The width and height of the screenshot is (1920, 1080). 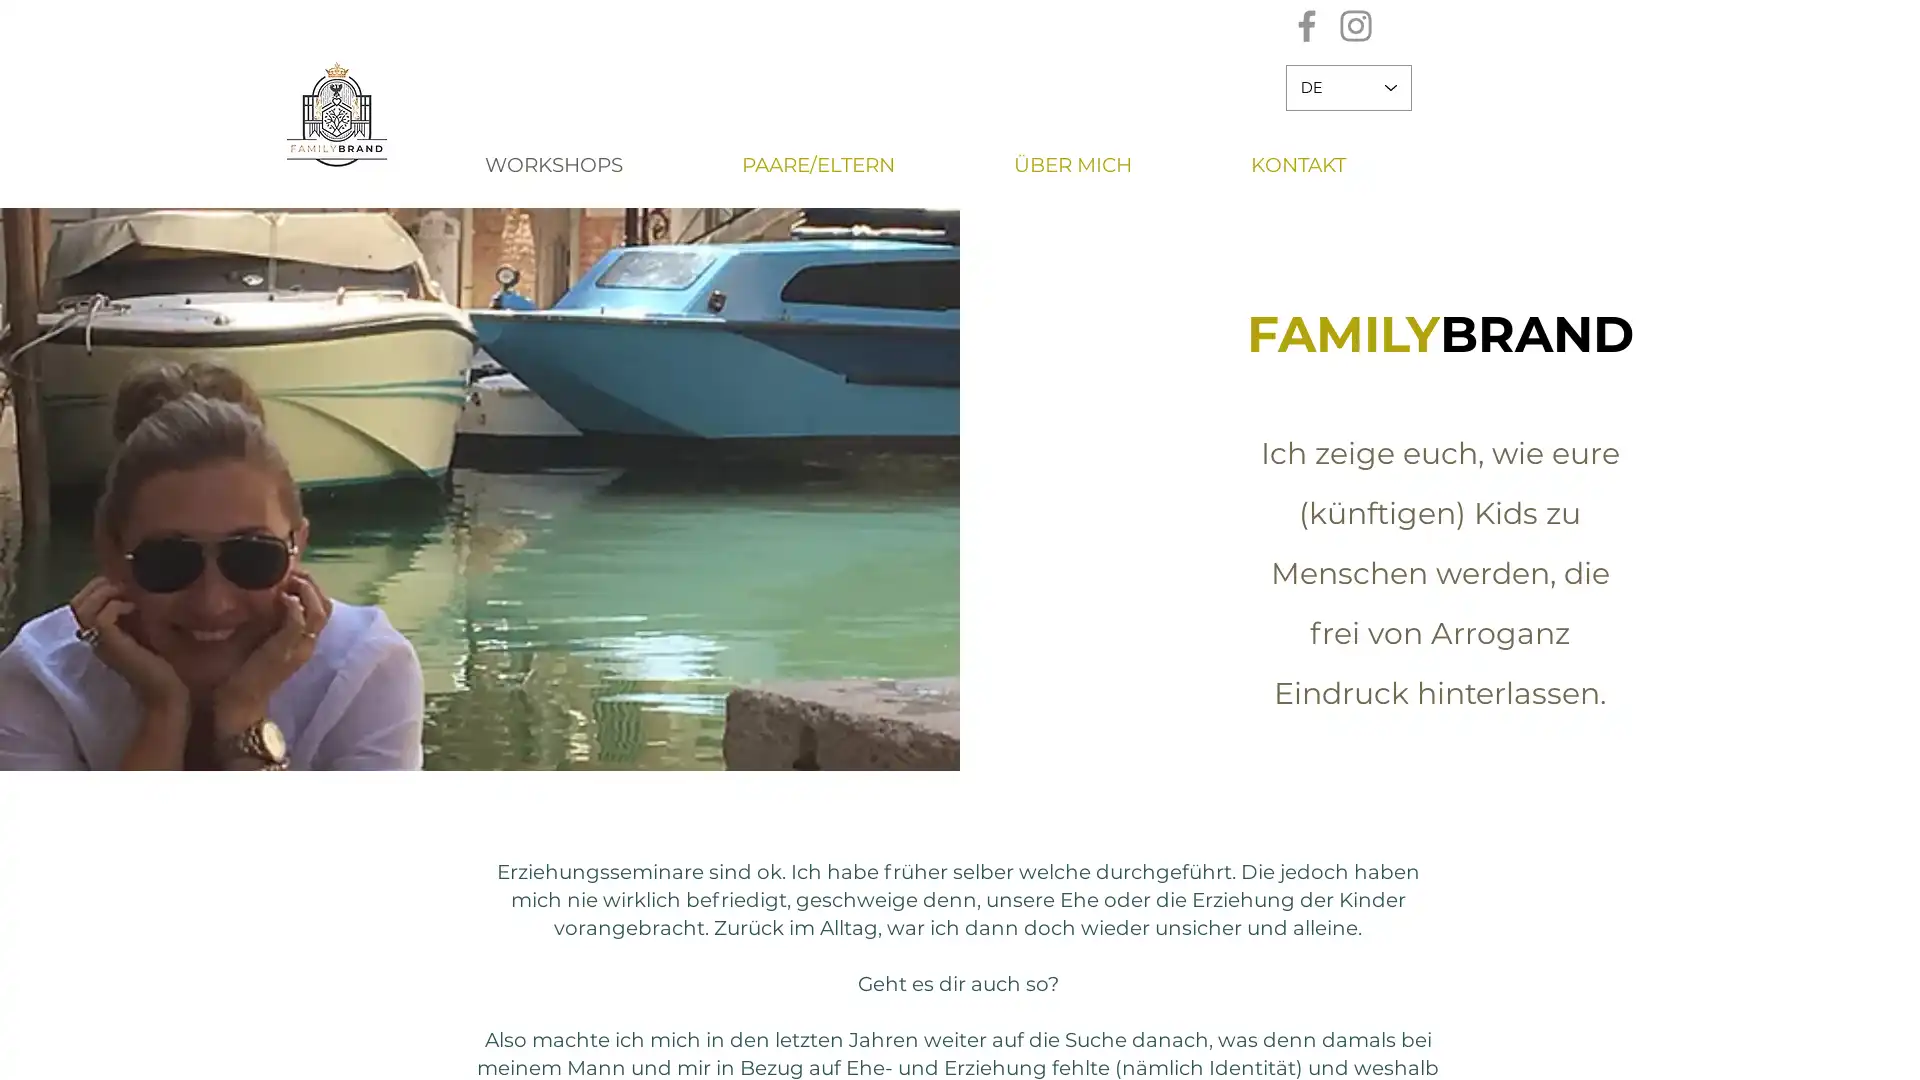 I want to click on Alle ablehnen, so click(x=1679, y=1047).